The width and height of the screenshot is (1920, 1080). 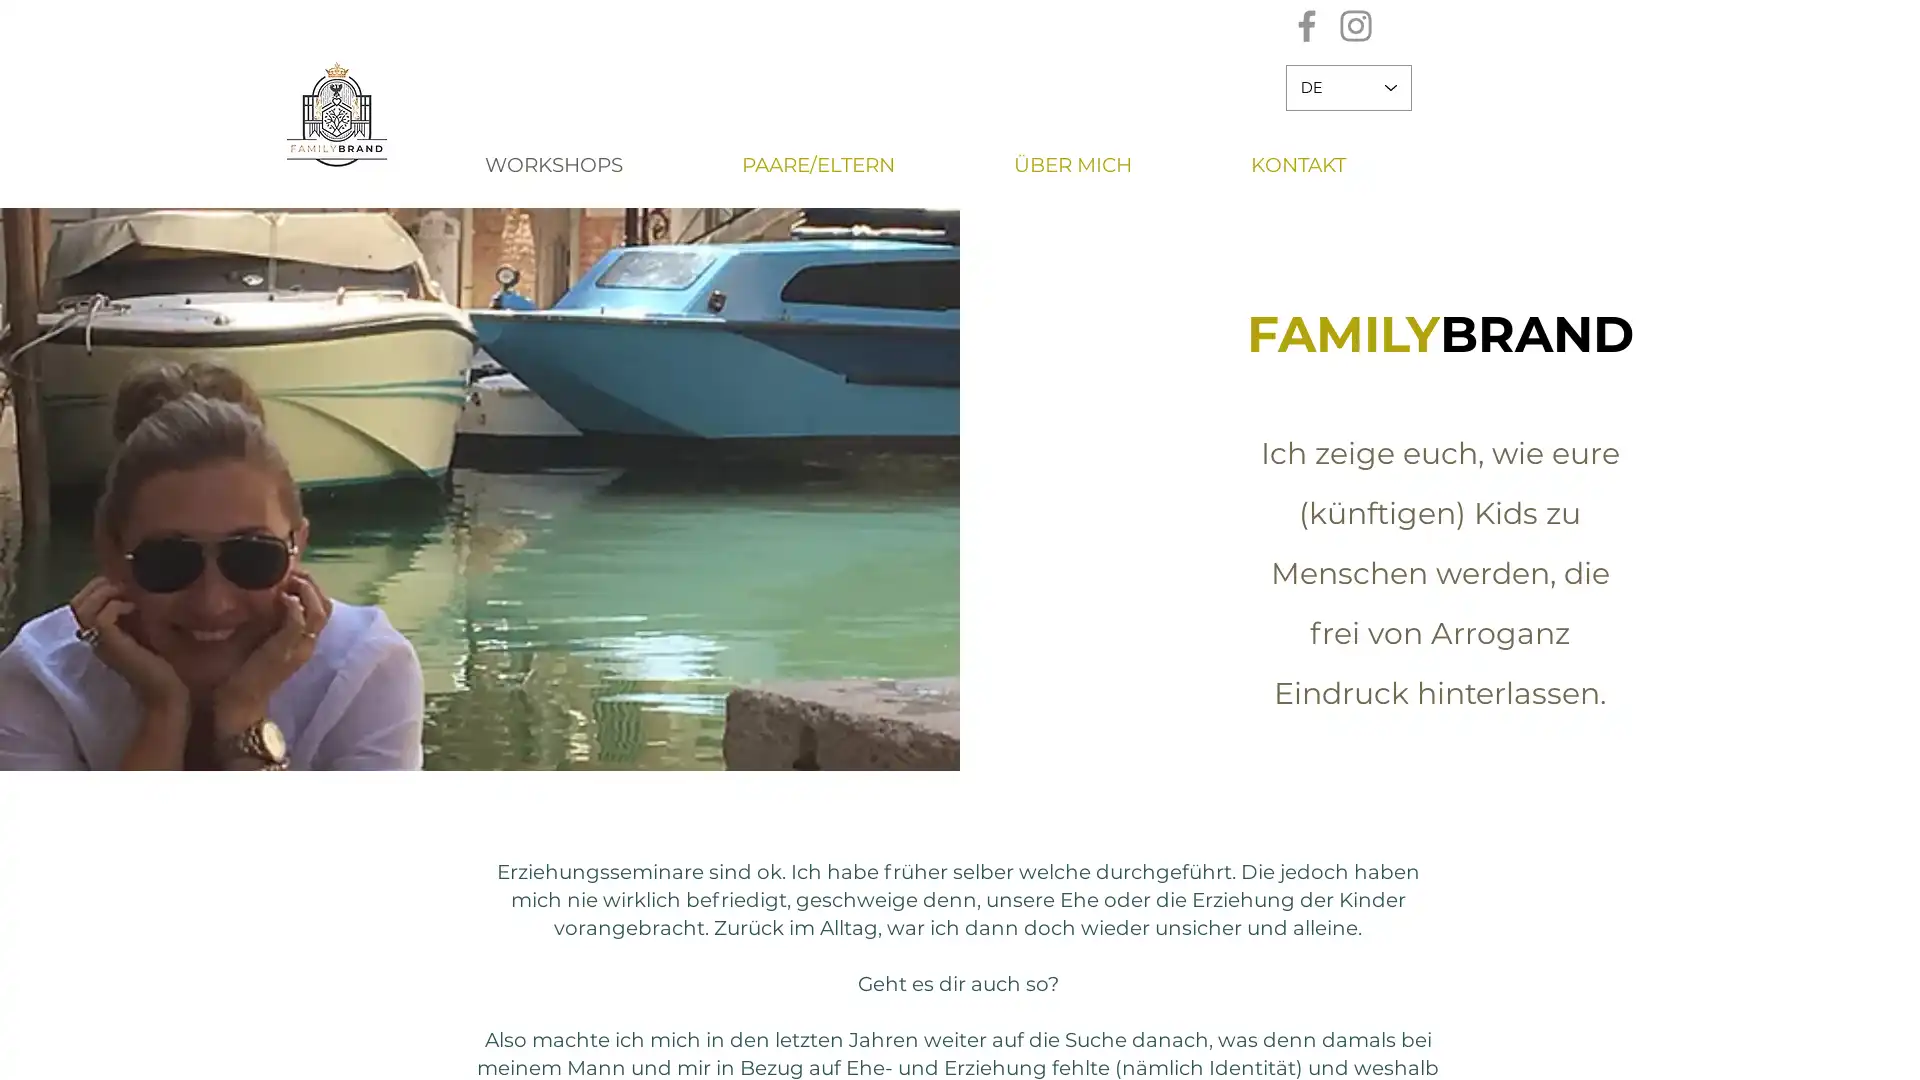 I want to click on Alle ablehnen, so click(x=1679, y=1047).